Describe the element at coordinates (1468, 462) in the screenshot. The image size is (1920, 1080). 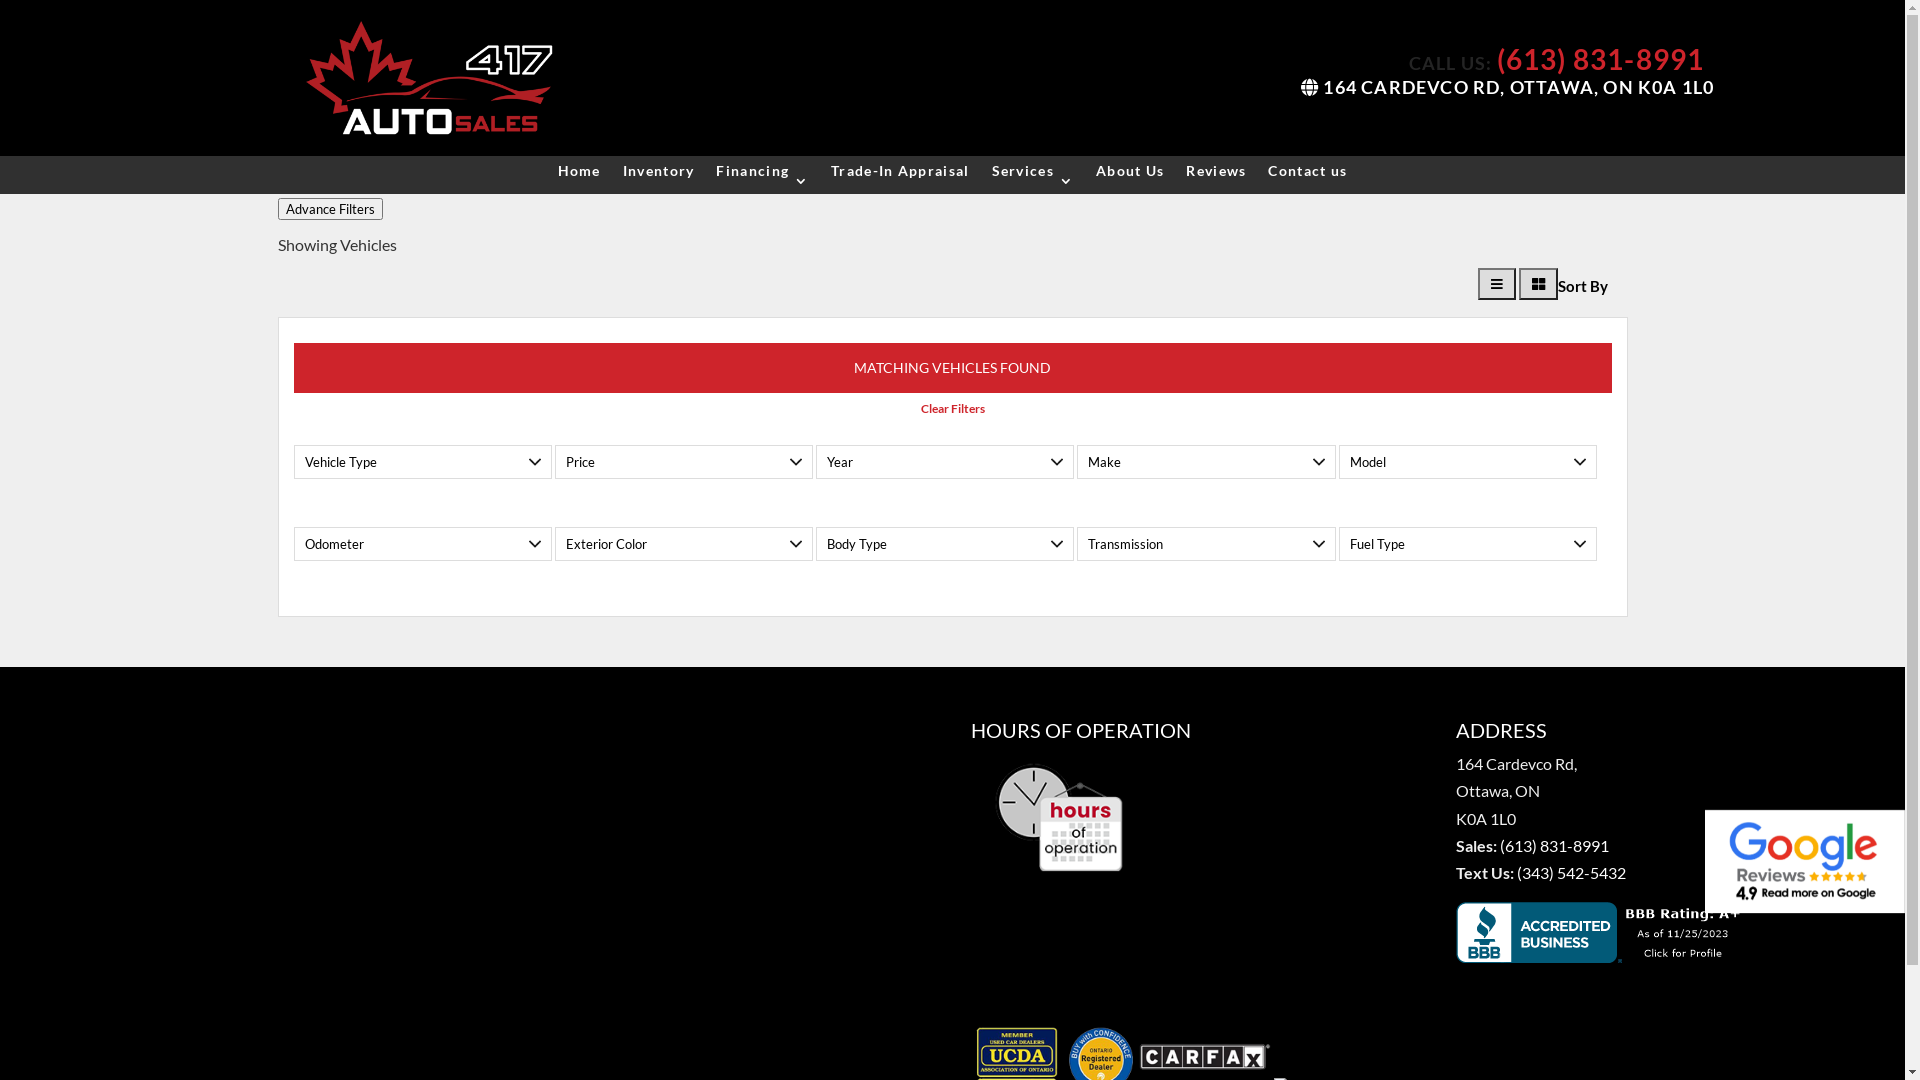
I see `'Model'` at that location.